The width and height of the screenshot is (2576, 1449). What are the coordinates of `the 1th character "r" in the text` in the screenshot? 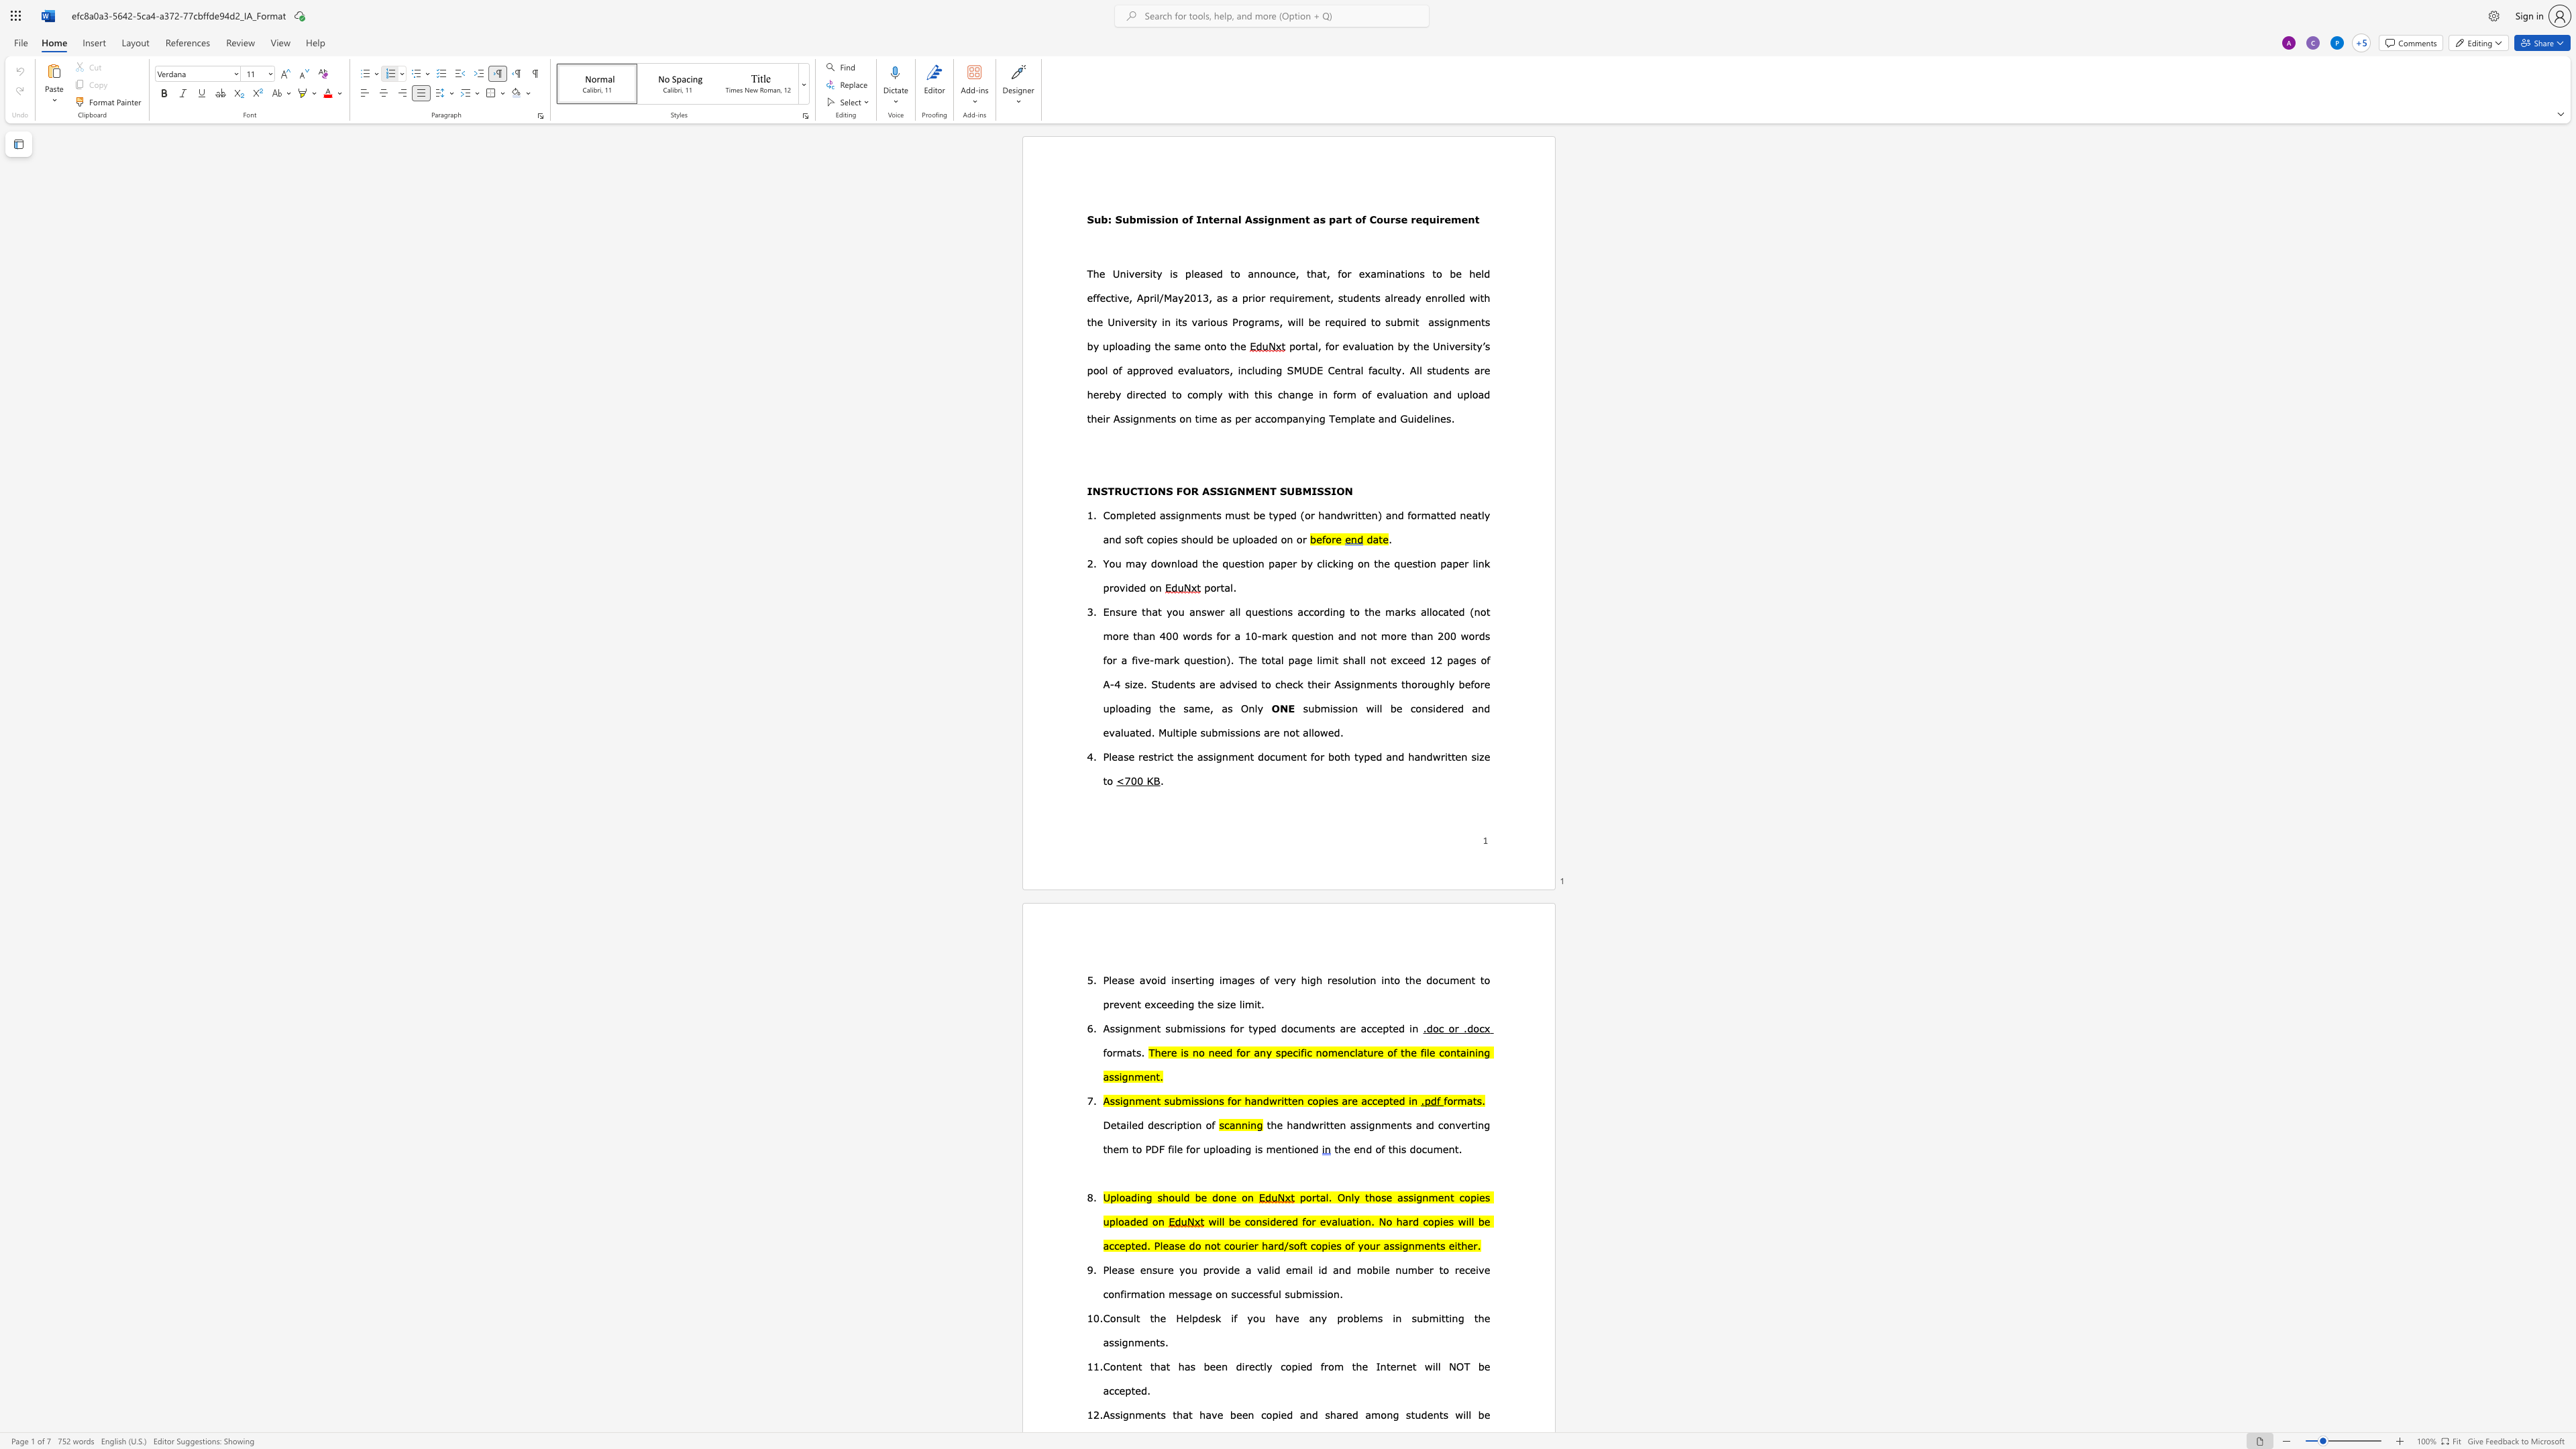 It's located at (1456, 1027).